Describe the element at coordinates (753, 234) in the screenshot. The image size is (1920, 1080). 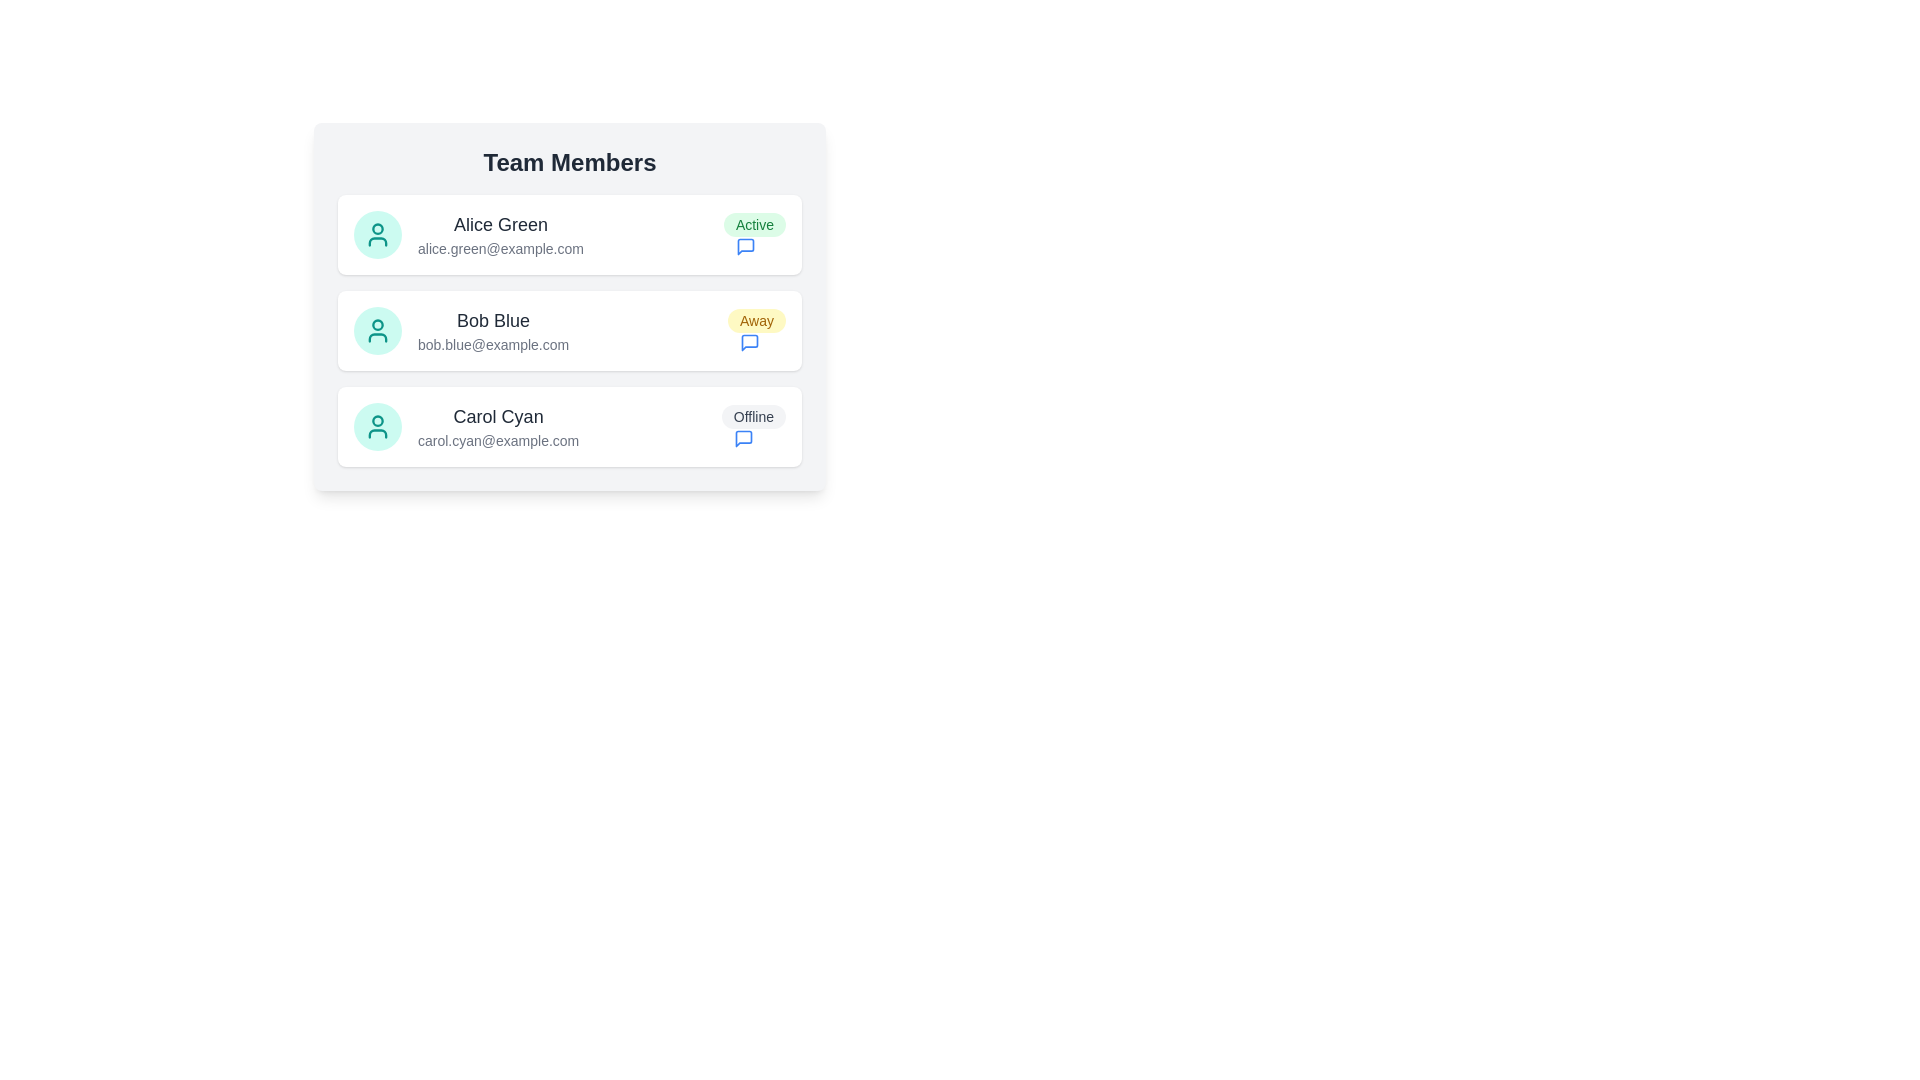
I see `the status label displaying 'Active' with a green background, located in the top-right corner of the item labeled 'Alice Green'` at that location.